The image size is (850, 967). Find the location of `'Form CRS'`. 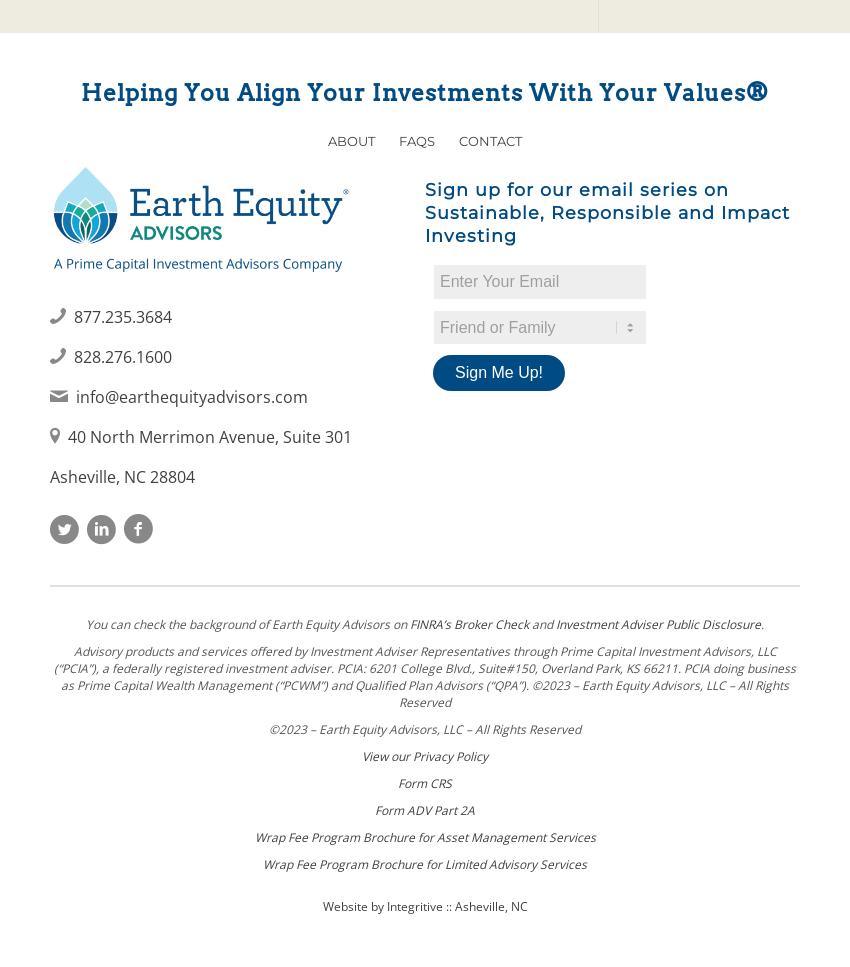

'Form CRS' is located at coordinates (425, 781).